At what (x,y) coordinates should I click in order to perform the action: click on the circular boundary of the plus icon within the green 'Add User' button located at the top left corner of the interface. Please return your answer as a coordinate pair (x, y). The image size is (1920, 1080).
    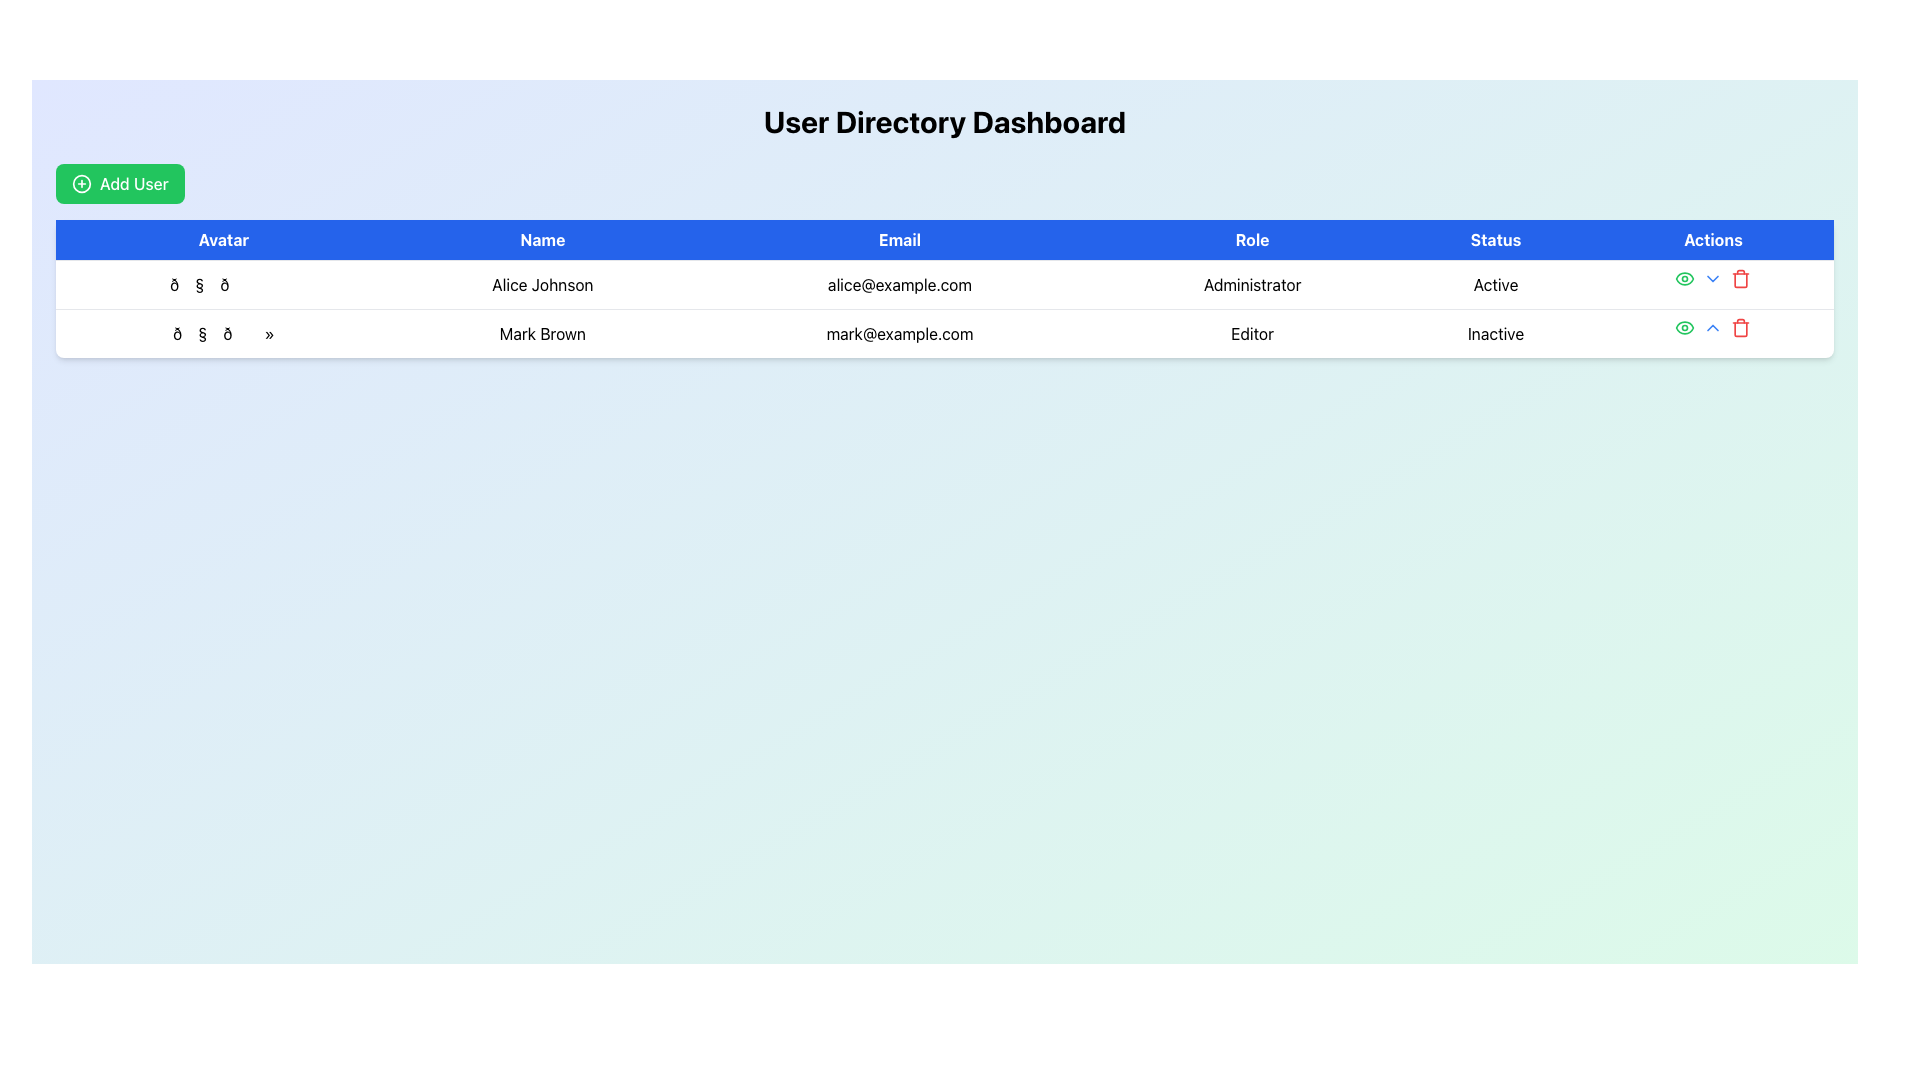
    Looking at the image, I should click on (80, 184).